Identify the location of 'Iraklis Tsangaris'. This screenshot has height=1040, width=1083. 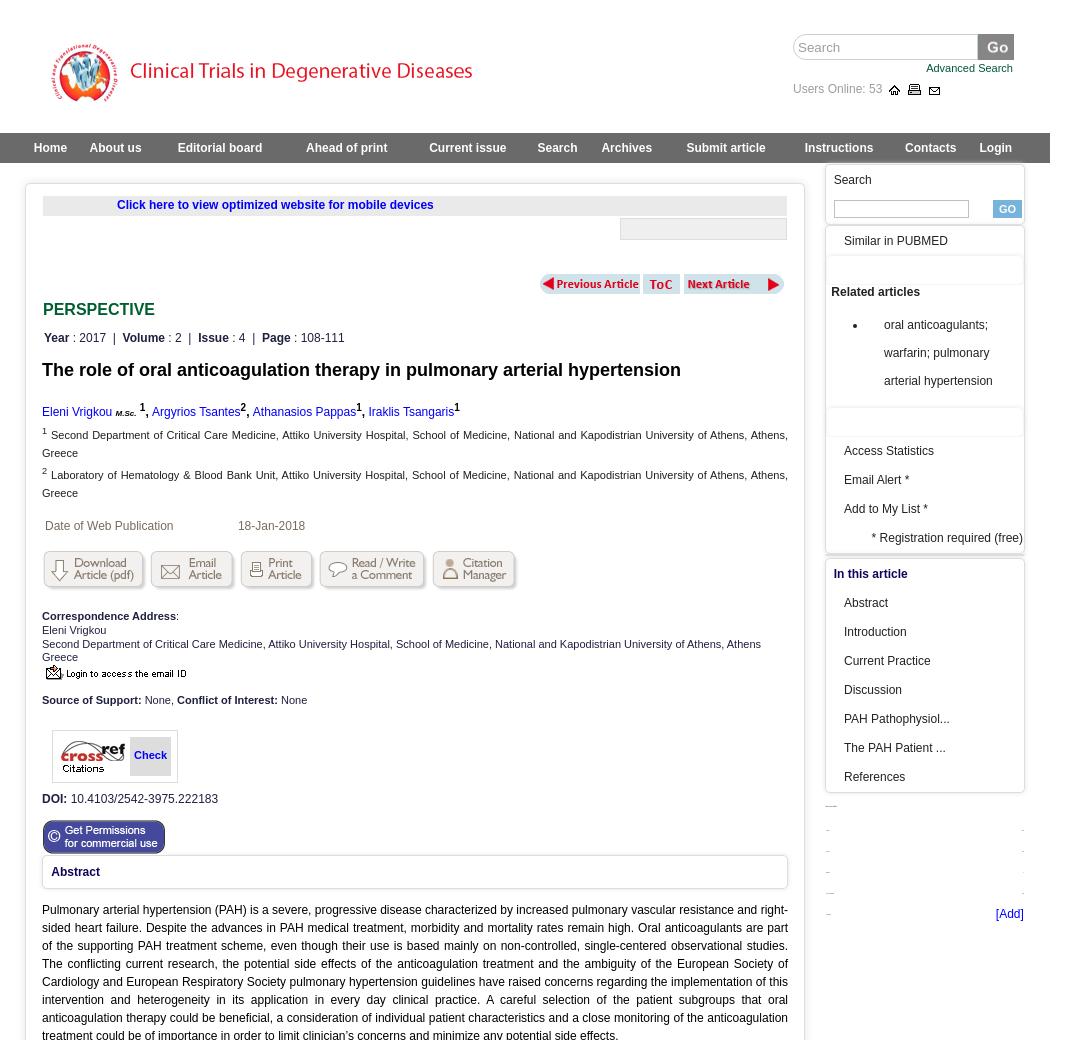
(410, 411).